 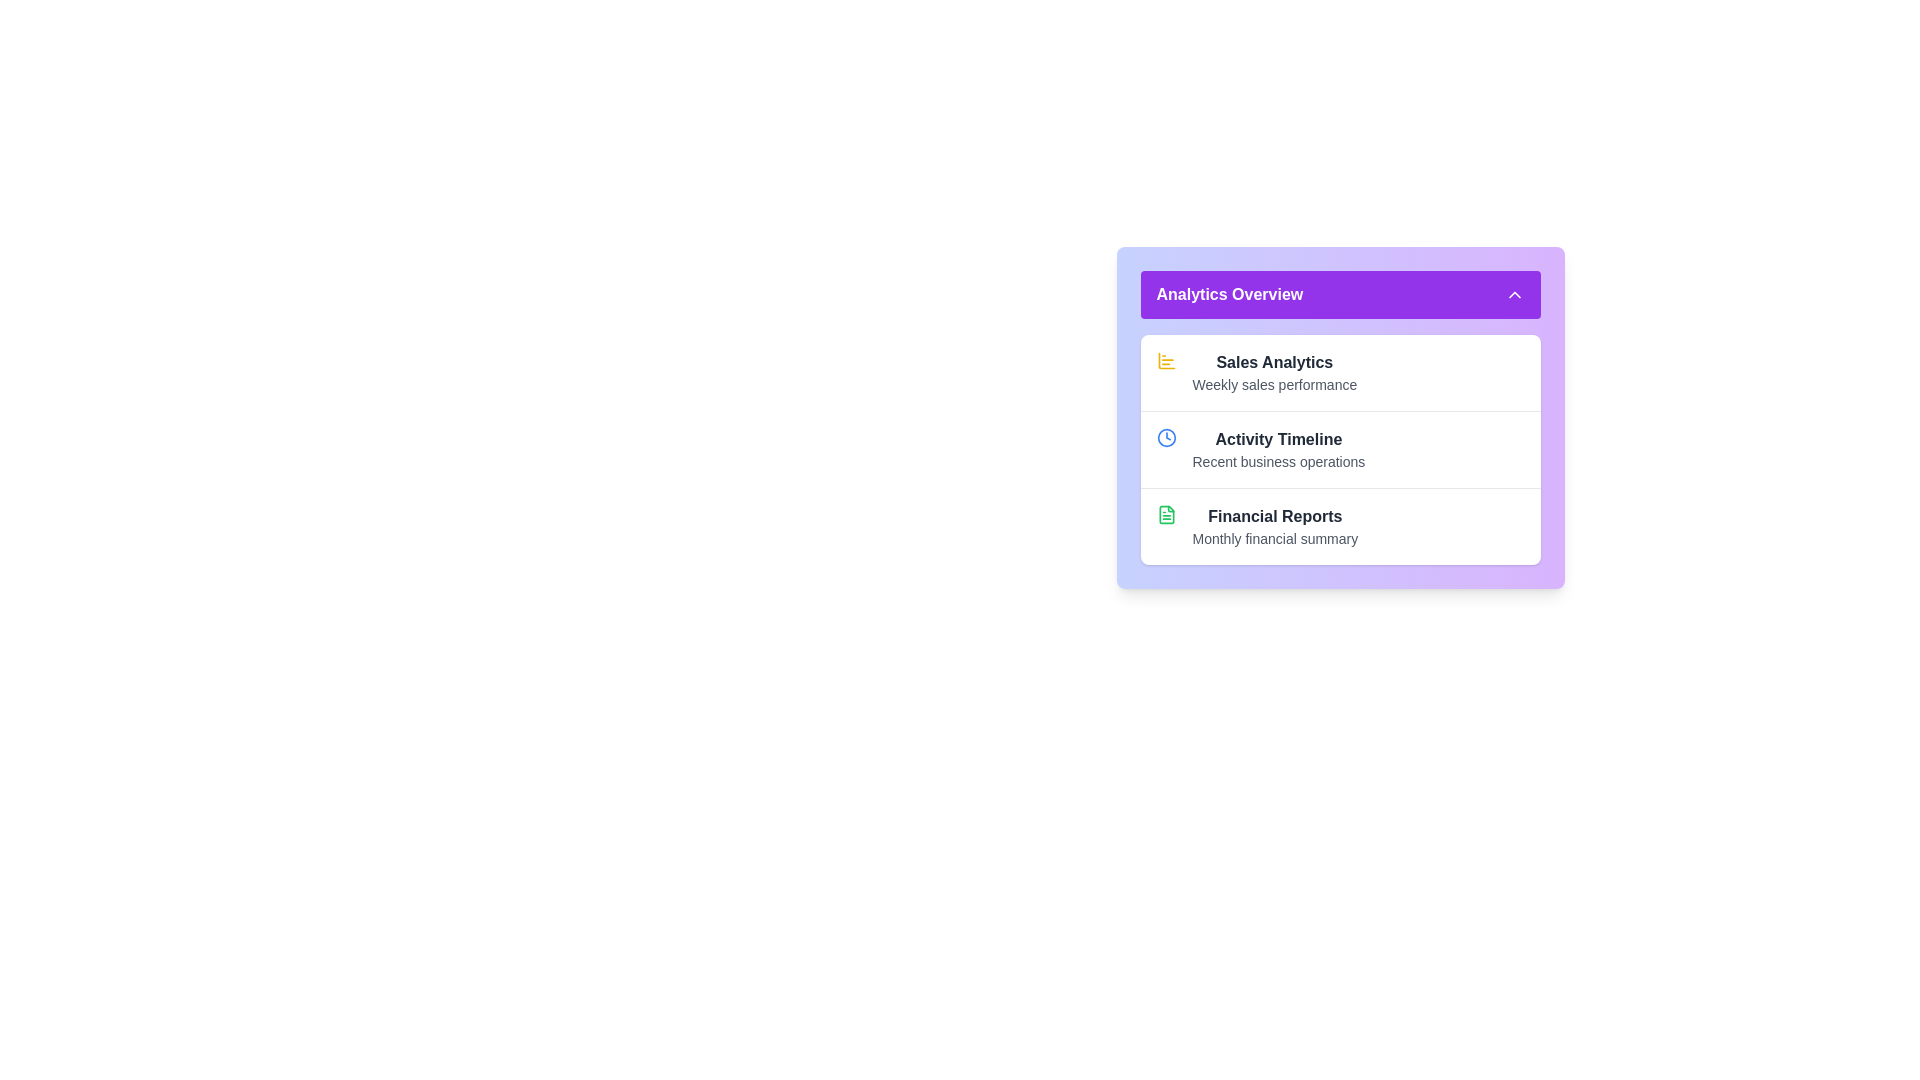 I want to click on the 'Sales Analytics' text label, which is styled with a bold dark gray font and positioned at the top of the list under the purple header 'Analytics Overview', so click(x=1273, y=362).